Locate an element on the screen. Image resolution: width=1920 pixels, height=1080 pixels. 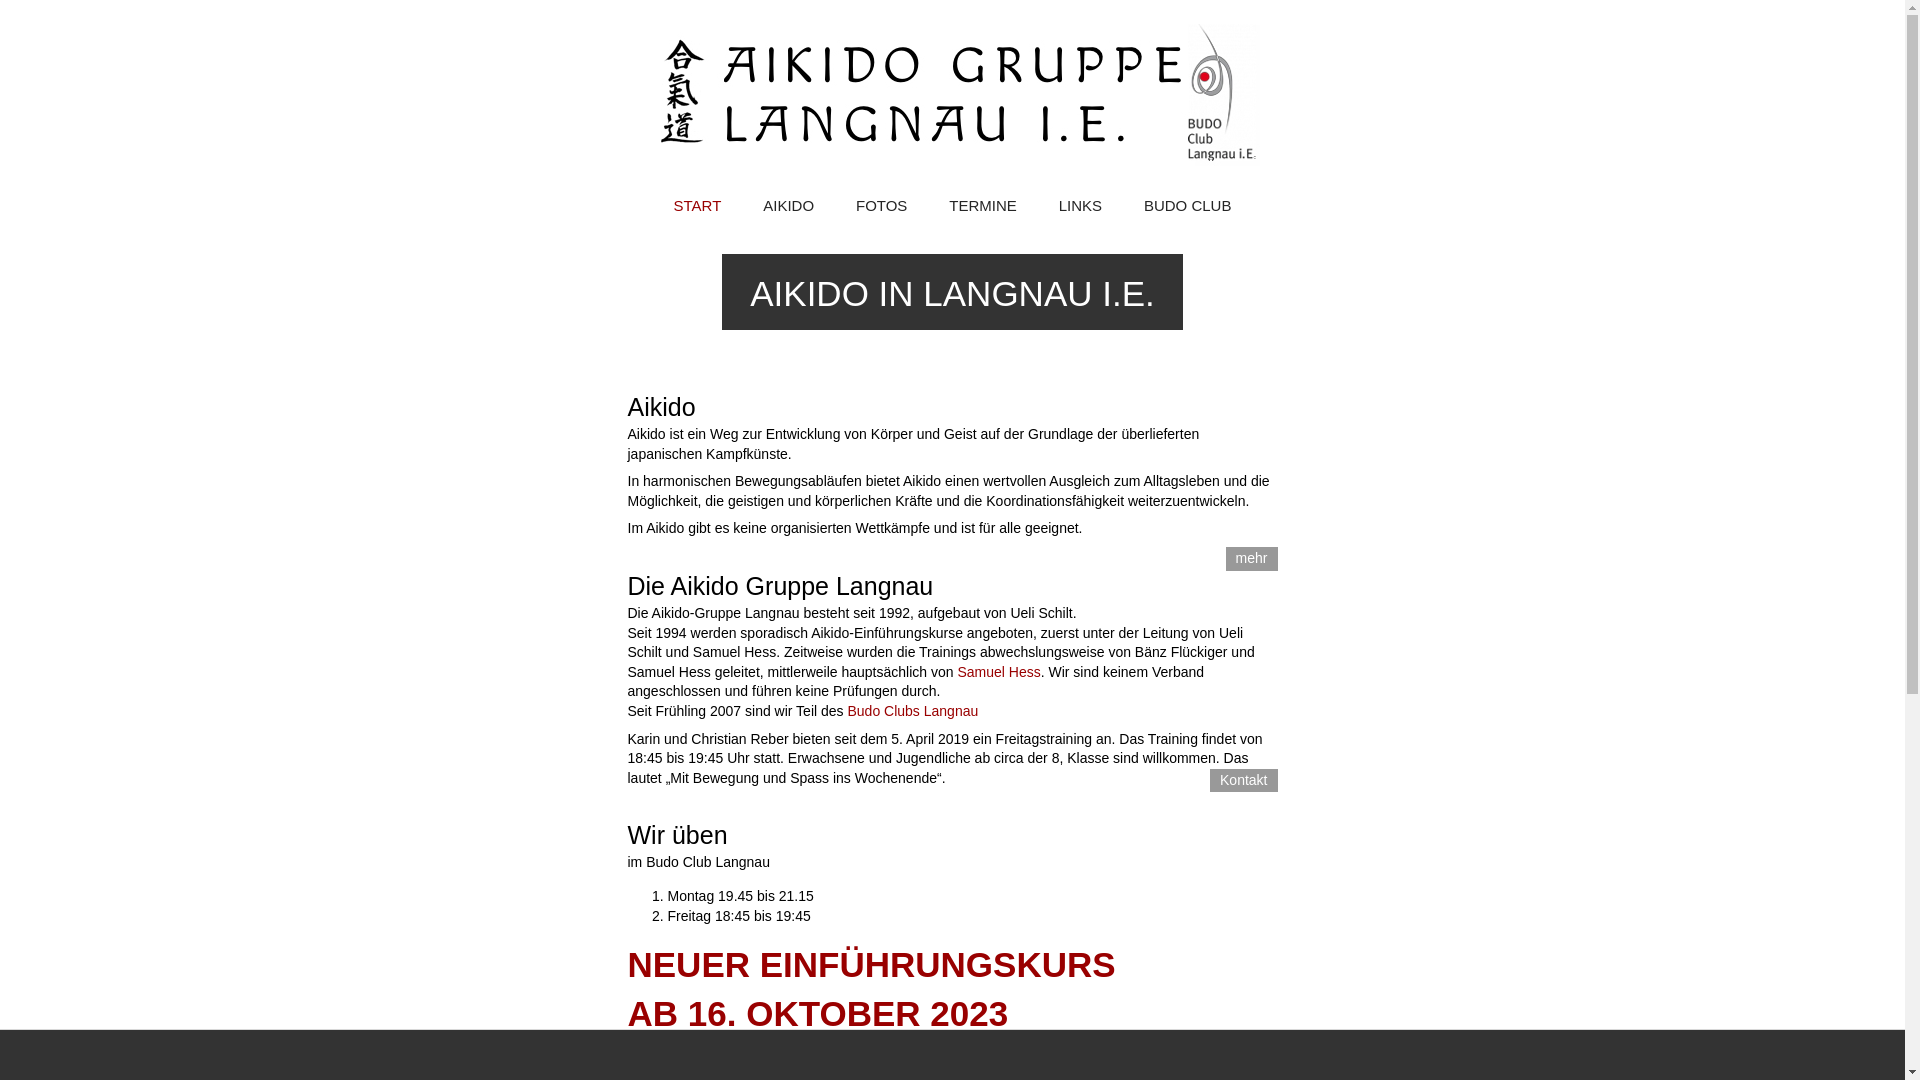
'TERMINE' is located at coordinates (983, 207).